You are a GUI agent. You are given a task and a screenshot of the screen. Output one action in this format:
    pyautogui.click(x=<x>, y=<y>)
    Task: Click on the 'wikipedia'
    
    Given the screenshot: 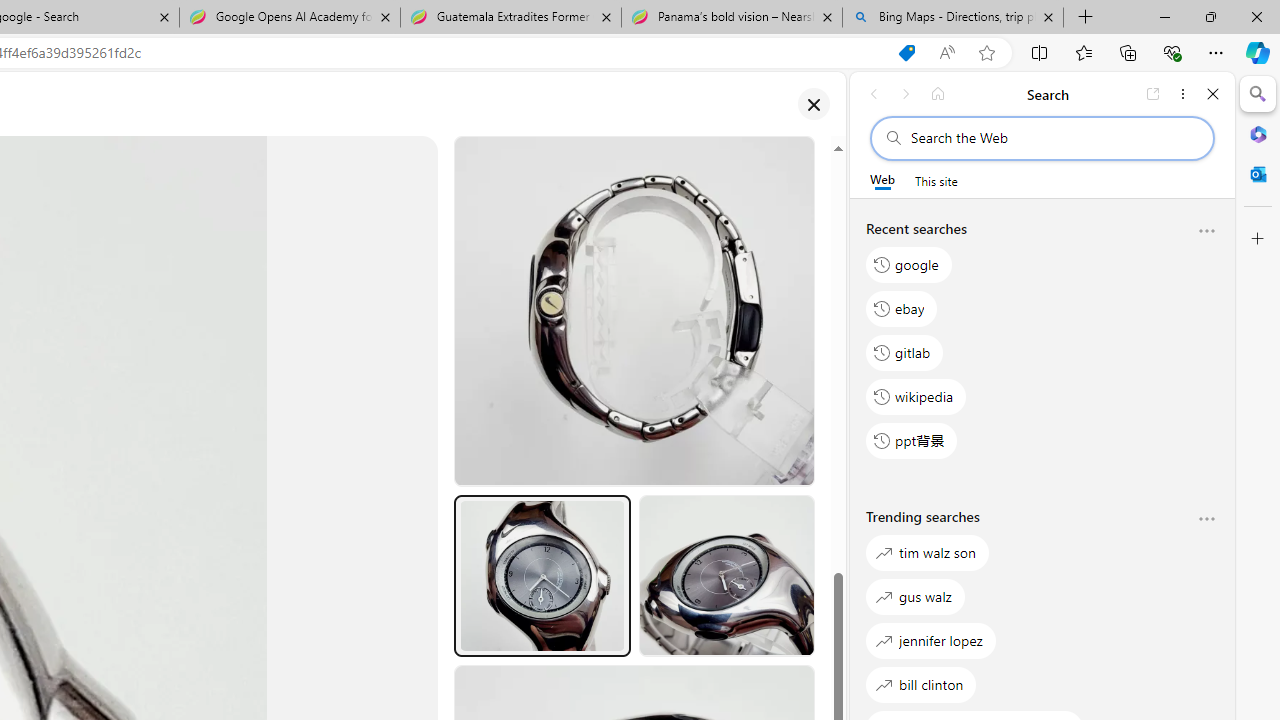 What is the action you would take?
    pyautogui.click(x=915, y=396)
    